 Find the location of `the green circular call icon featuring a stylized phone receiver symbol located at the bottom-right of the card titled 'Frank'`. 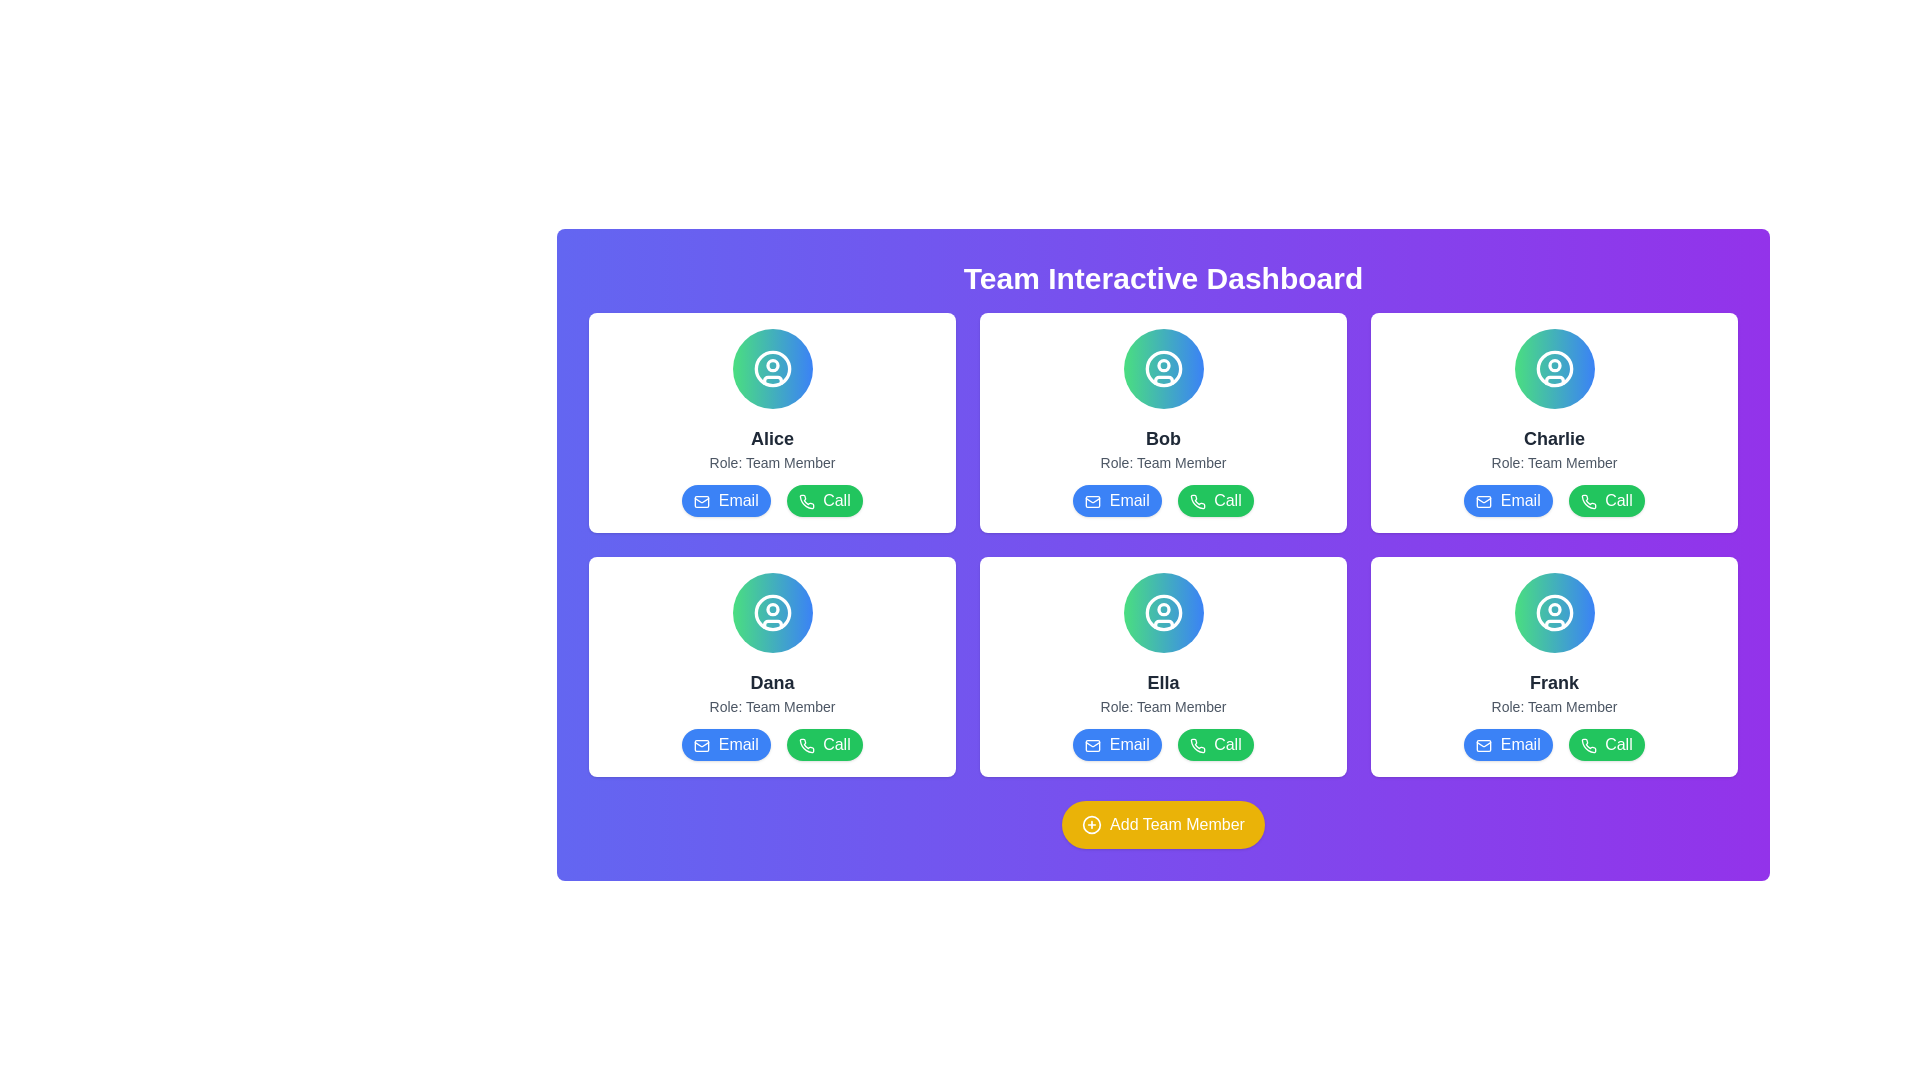

the green circular call icon featuring a stylized phone receiver symbol located at the bottom-right of the card titled 'Frank' is located at coordinates (1587, 745).